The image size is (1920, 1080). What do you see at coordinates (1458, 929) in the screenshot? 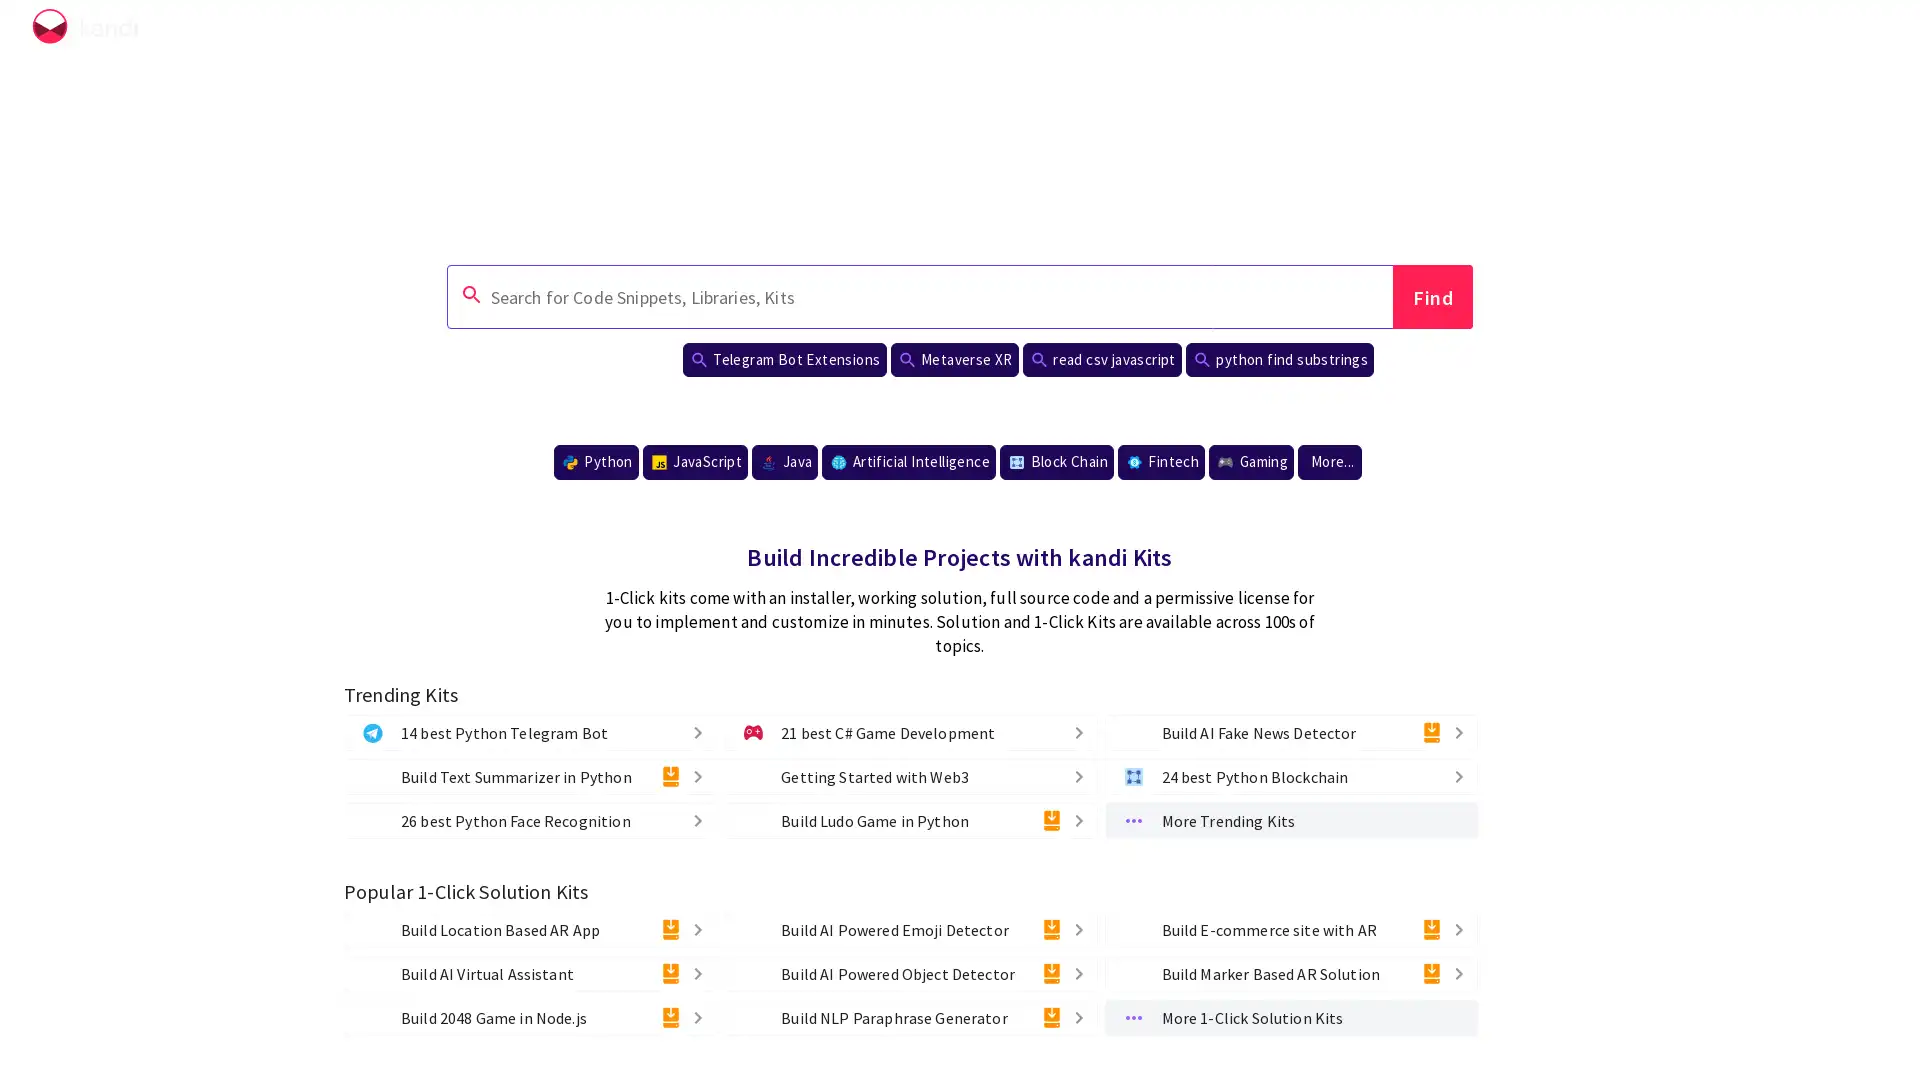
I see `delete` at bounding box center [1458, 929].